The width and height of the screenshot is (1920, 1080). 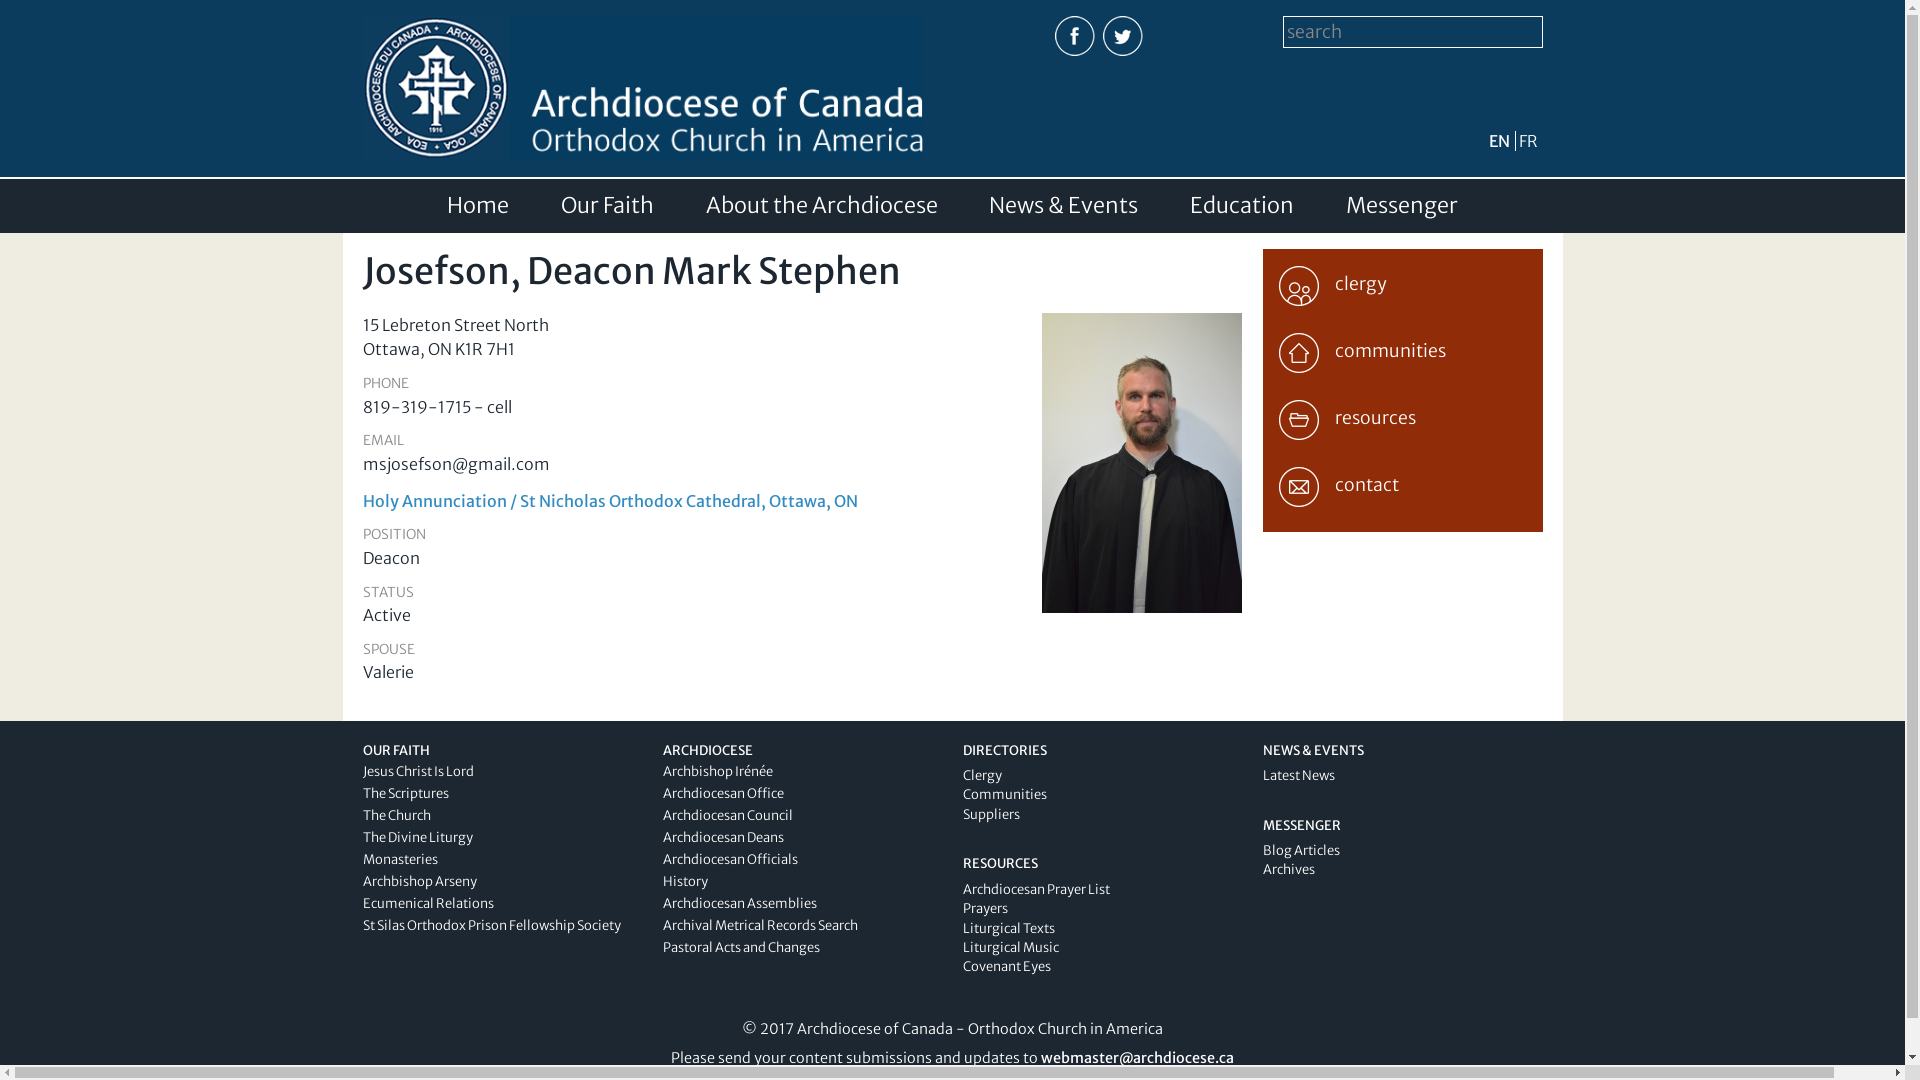 What do you see at coordinates (990, 814) in the screenshot?
I see `'Suppliers'` at bounding box center [990, 814].